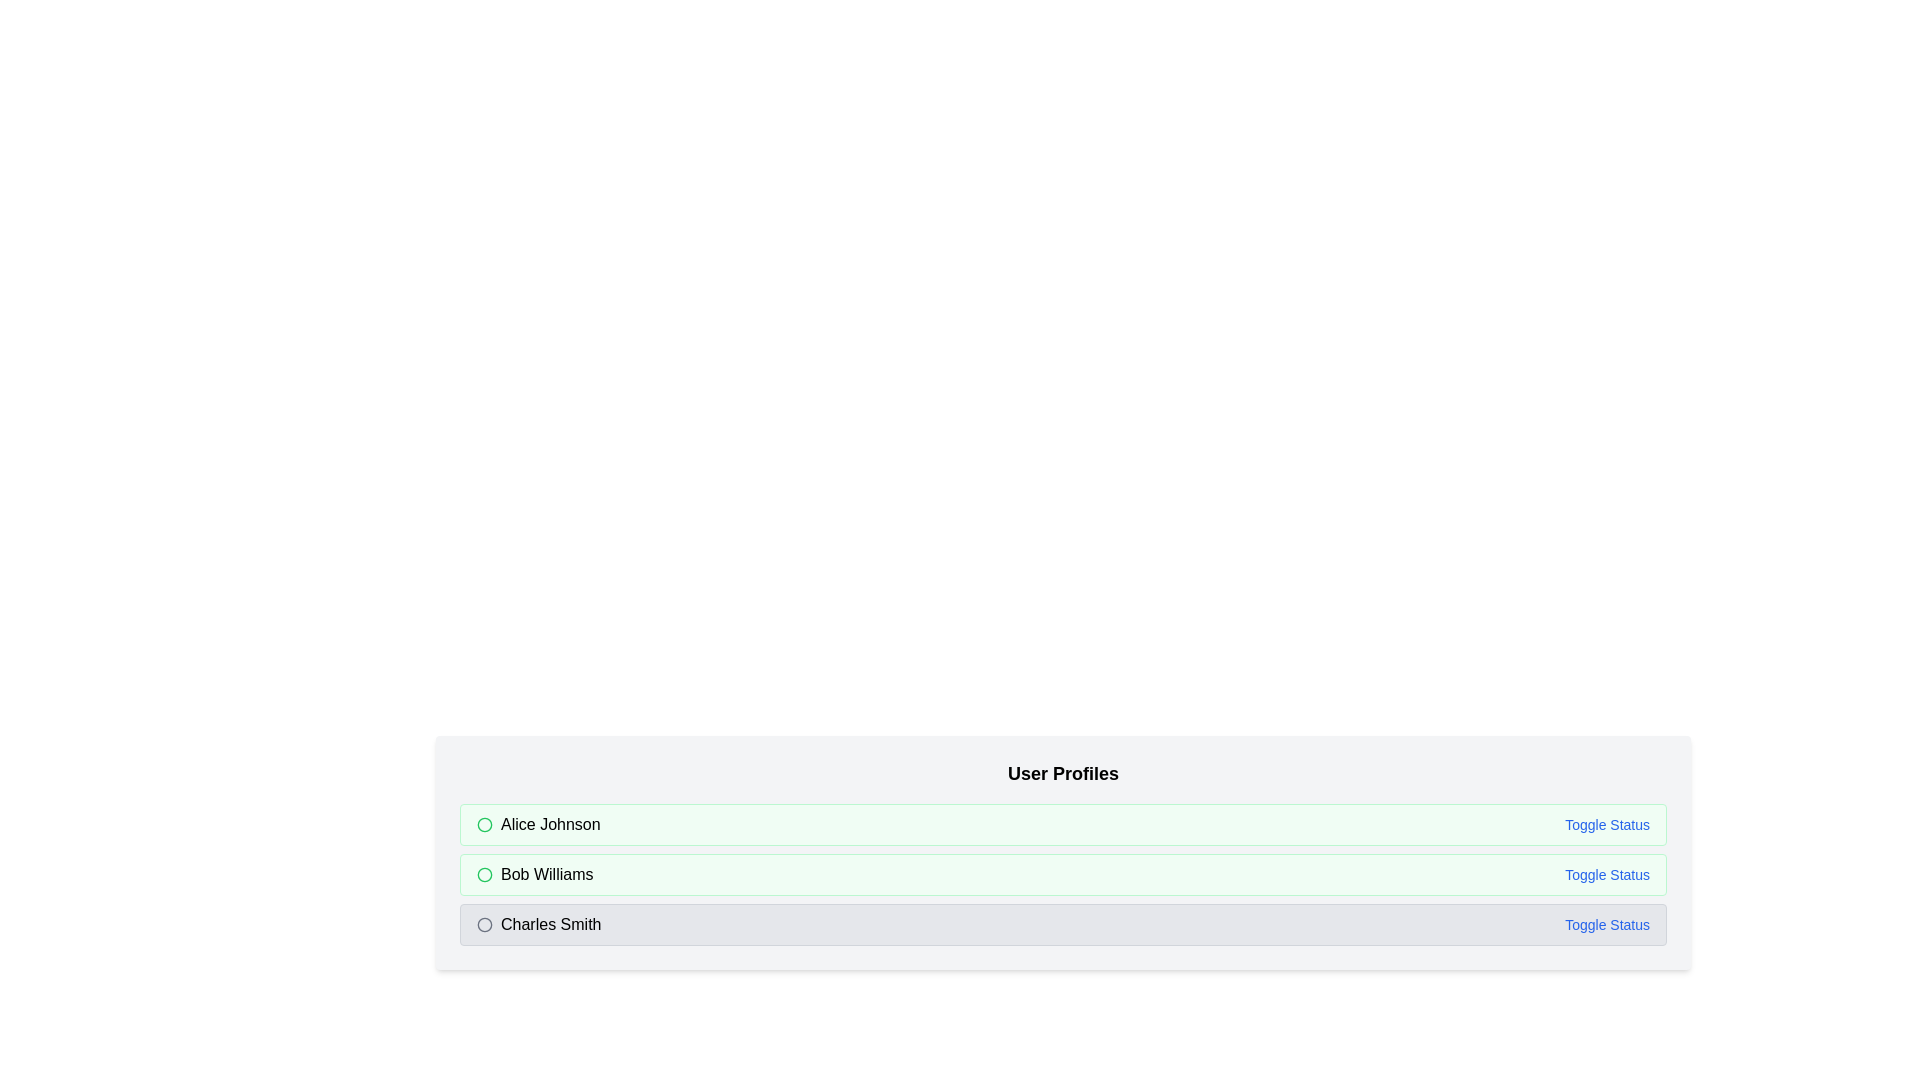 The height and width of the screenshot is (1080, 1920). What do you see at coordinates (484, 825) in the screenshot?
I see `the circular icon with a green border located to the left of the name 'Alice Johnson' in the user profiles list` at bounding box center [484, 825].